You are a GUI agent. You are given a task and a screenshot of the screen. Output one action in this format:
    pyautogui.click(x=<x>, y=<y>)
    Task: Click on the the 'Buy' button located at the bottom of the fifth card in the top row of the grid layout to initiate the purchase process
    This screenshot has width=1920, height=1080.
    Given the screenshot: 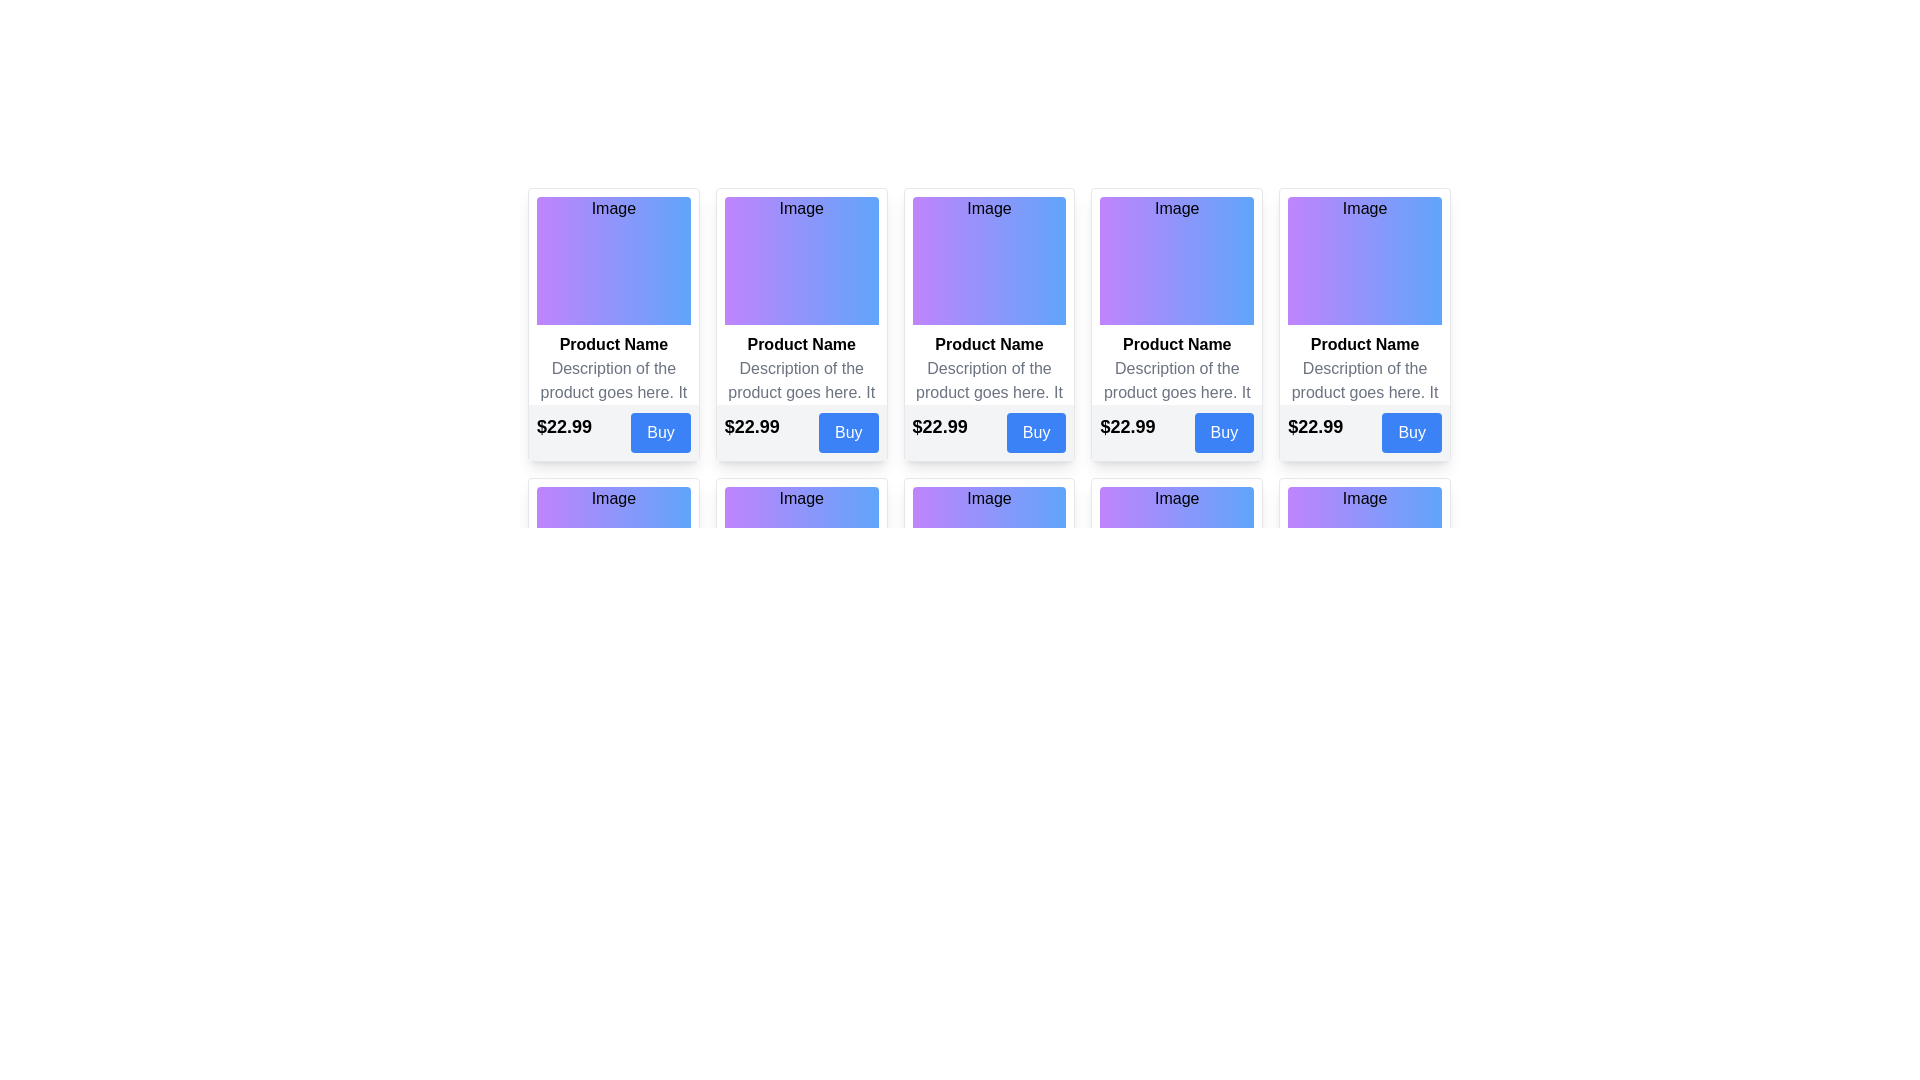 What is the action you would take?
    pyautogui.click(x=1177, y=431)
    